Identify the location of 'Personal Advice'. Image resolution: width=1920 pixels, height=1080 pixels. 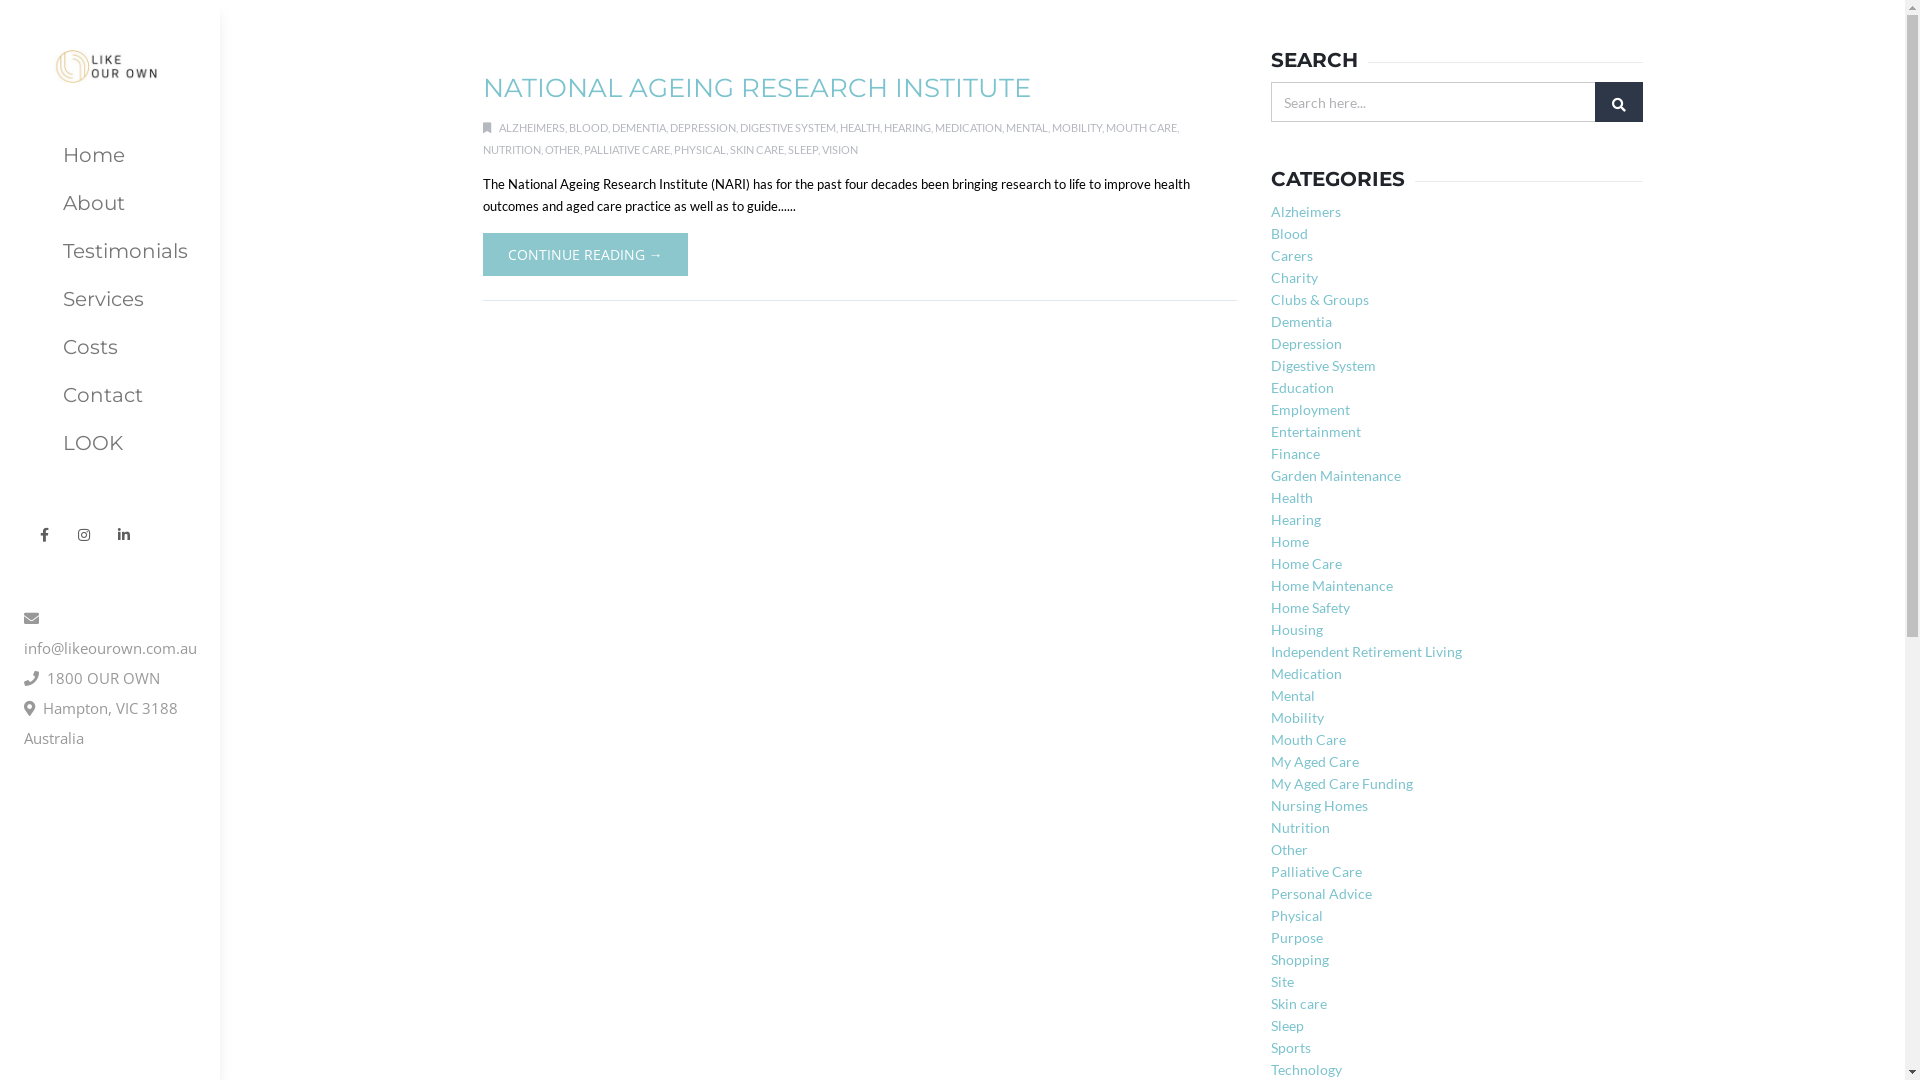
(1321, 892).